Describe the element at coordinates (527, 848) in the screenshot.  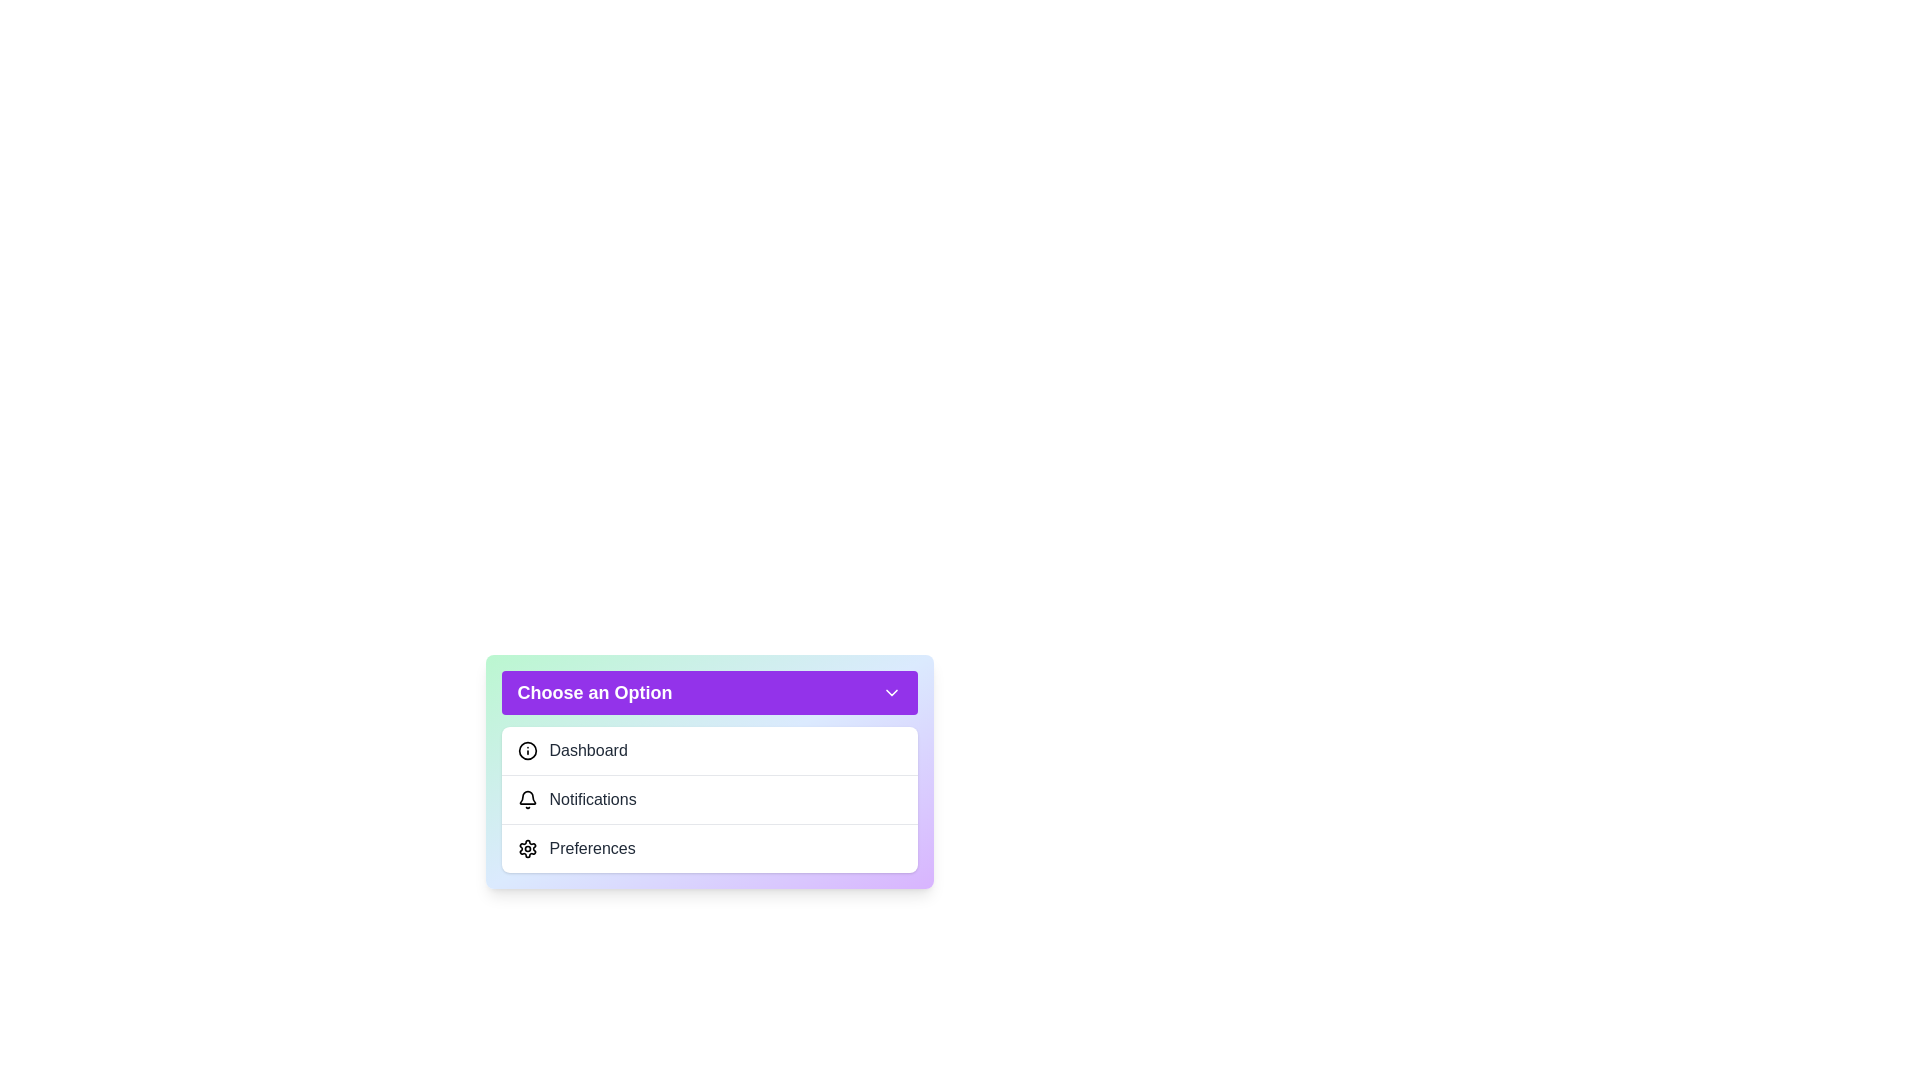
I see `the icon next to the menu item Preferences` at that location.